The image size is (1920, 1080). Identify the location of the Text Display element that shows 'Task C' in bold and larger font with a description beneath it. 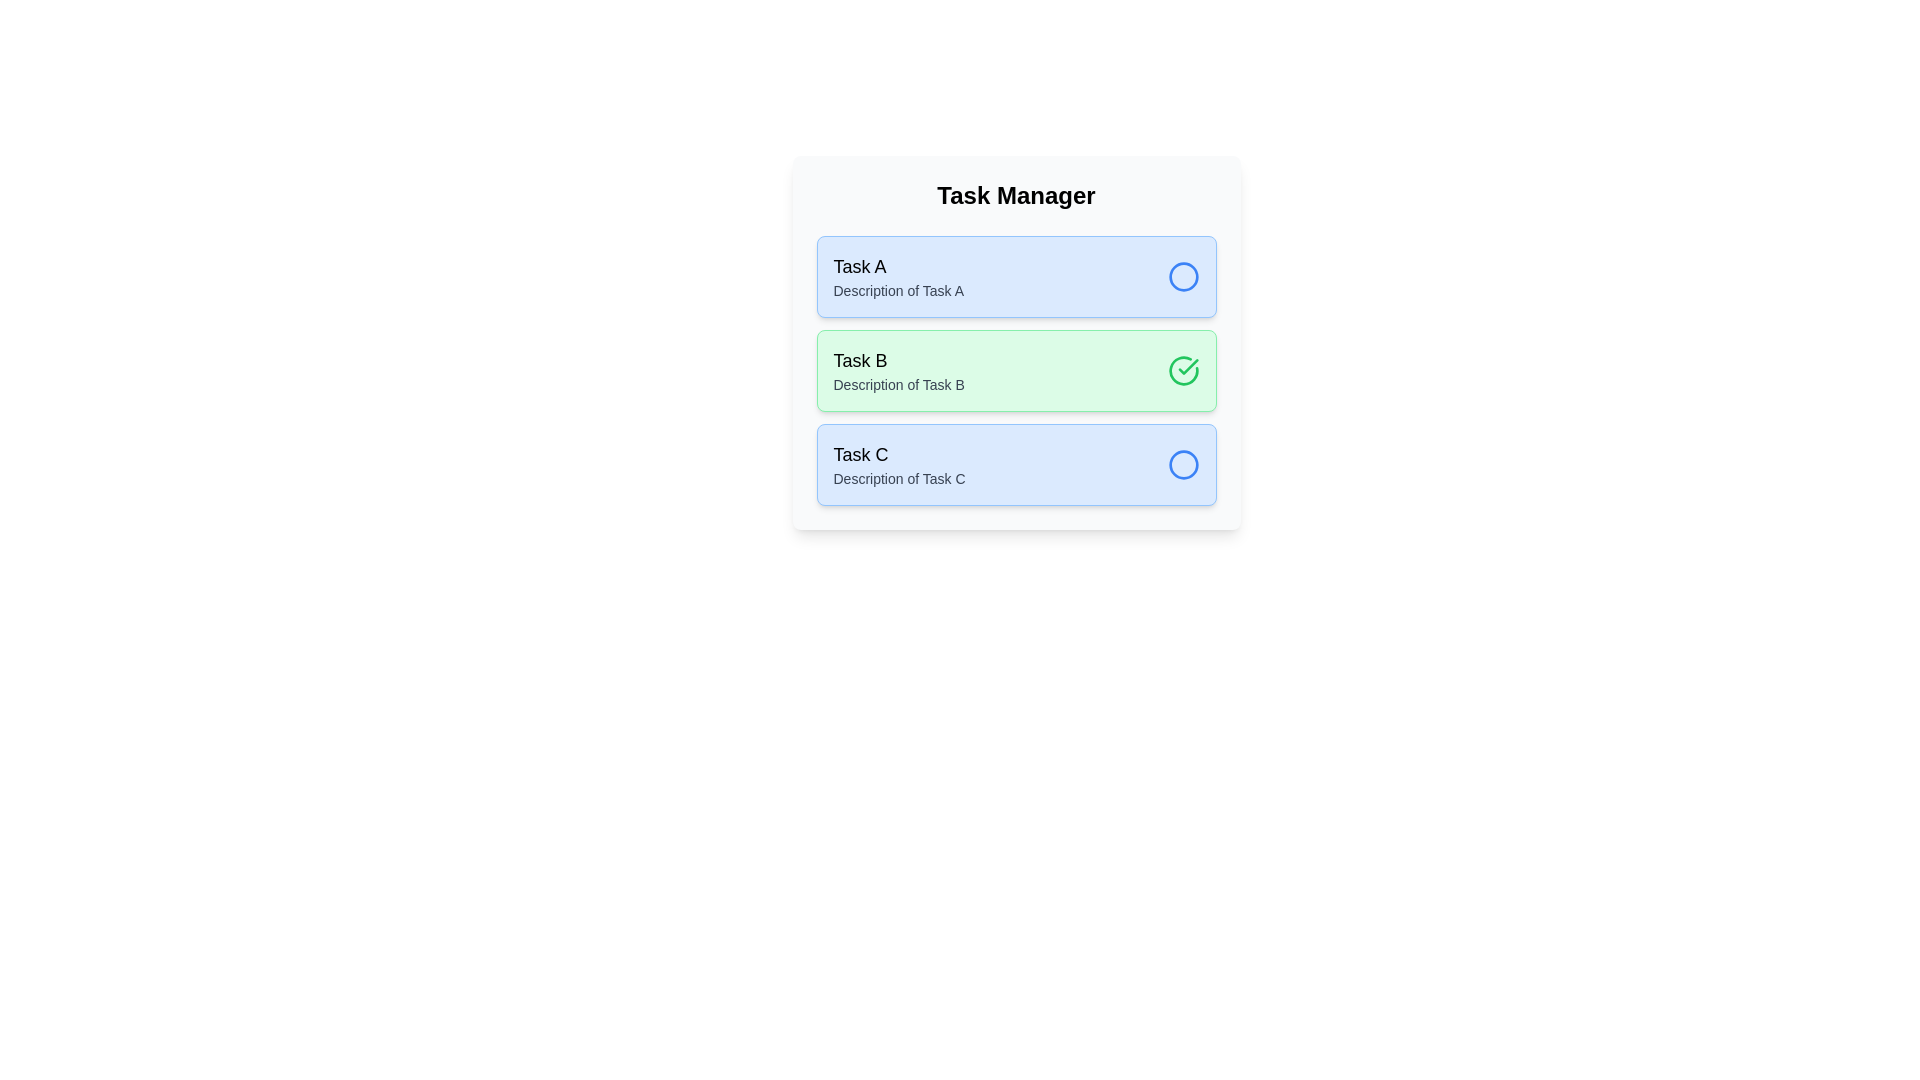
(898, 465).